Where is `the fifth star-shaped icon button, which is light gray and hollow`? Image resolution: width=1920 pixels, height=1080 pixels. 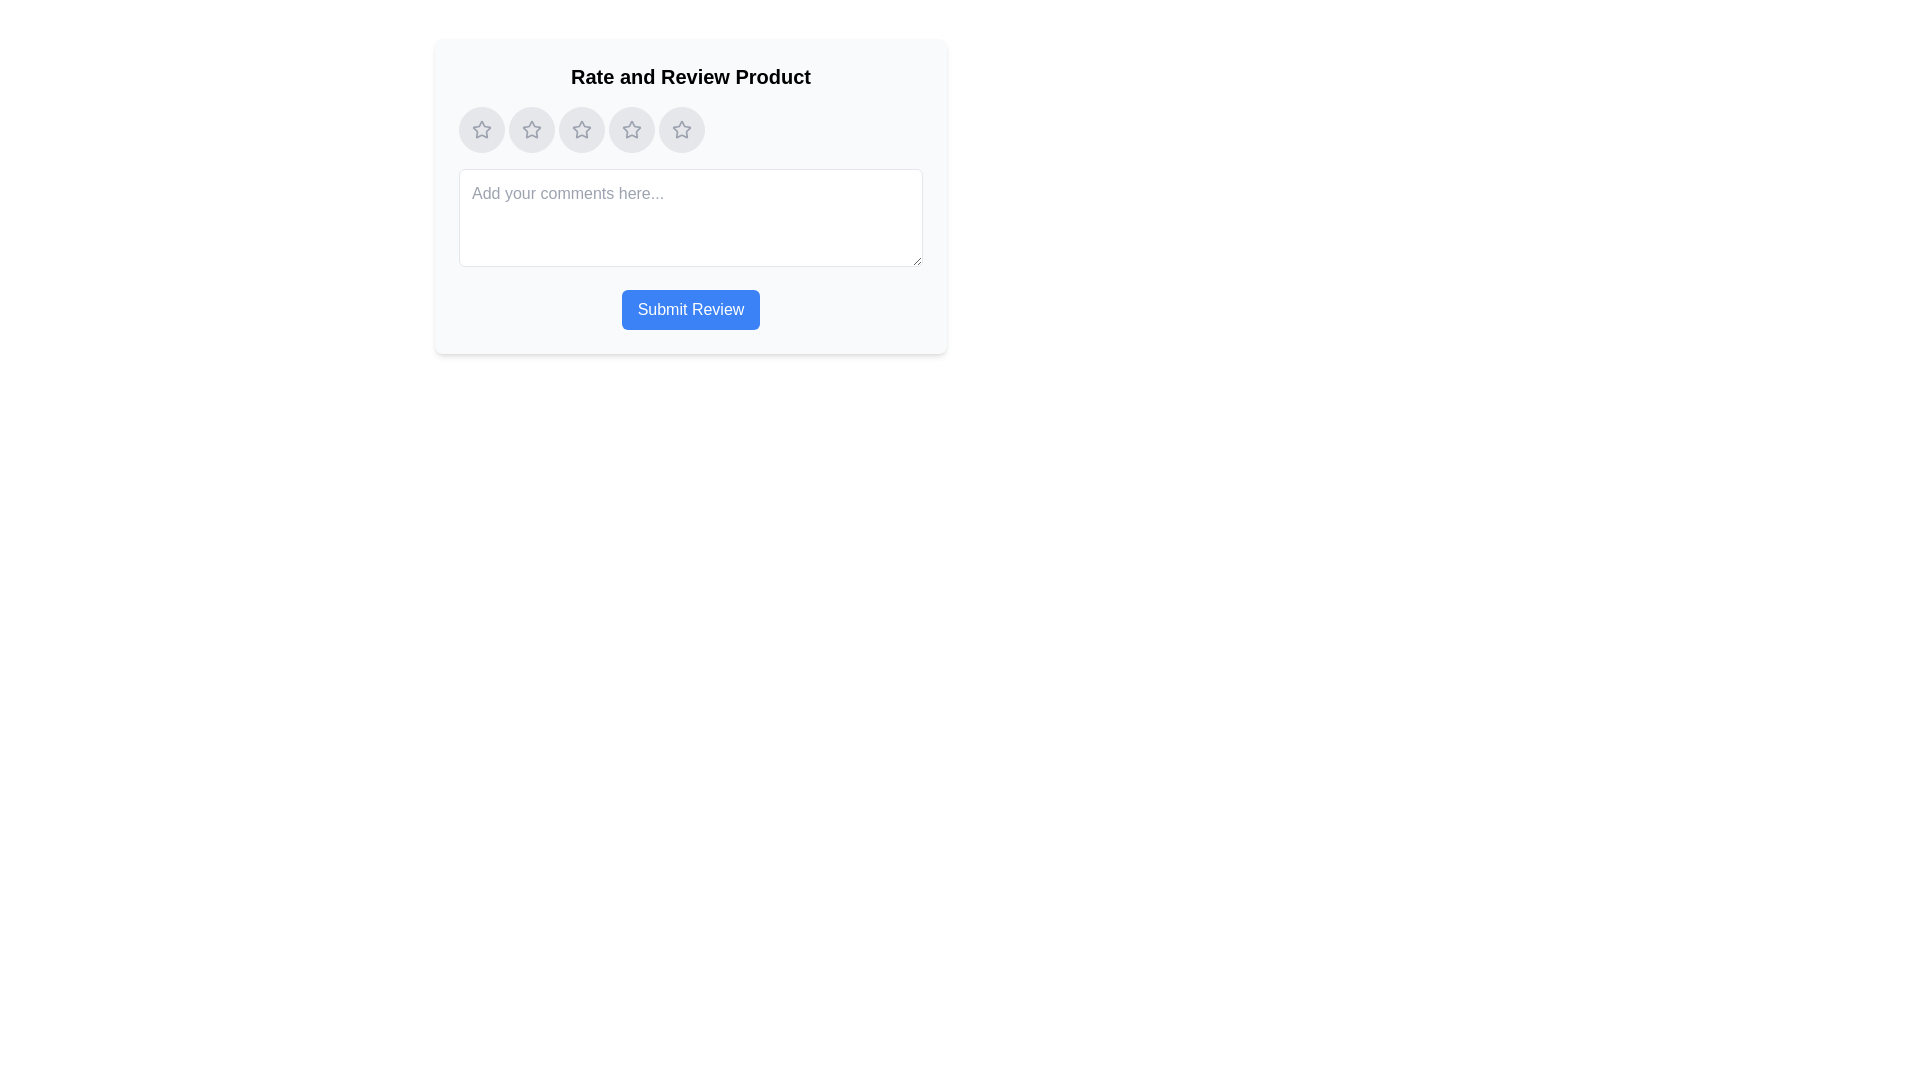
the fifth star-shaped icon button, which is light gray and hollow is located at coordinates (681, 130).